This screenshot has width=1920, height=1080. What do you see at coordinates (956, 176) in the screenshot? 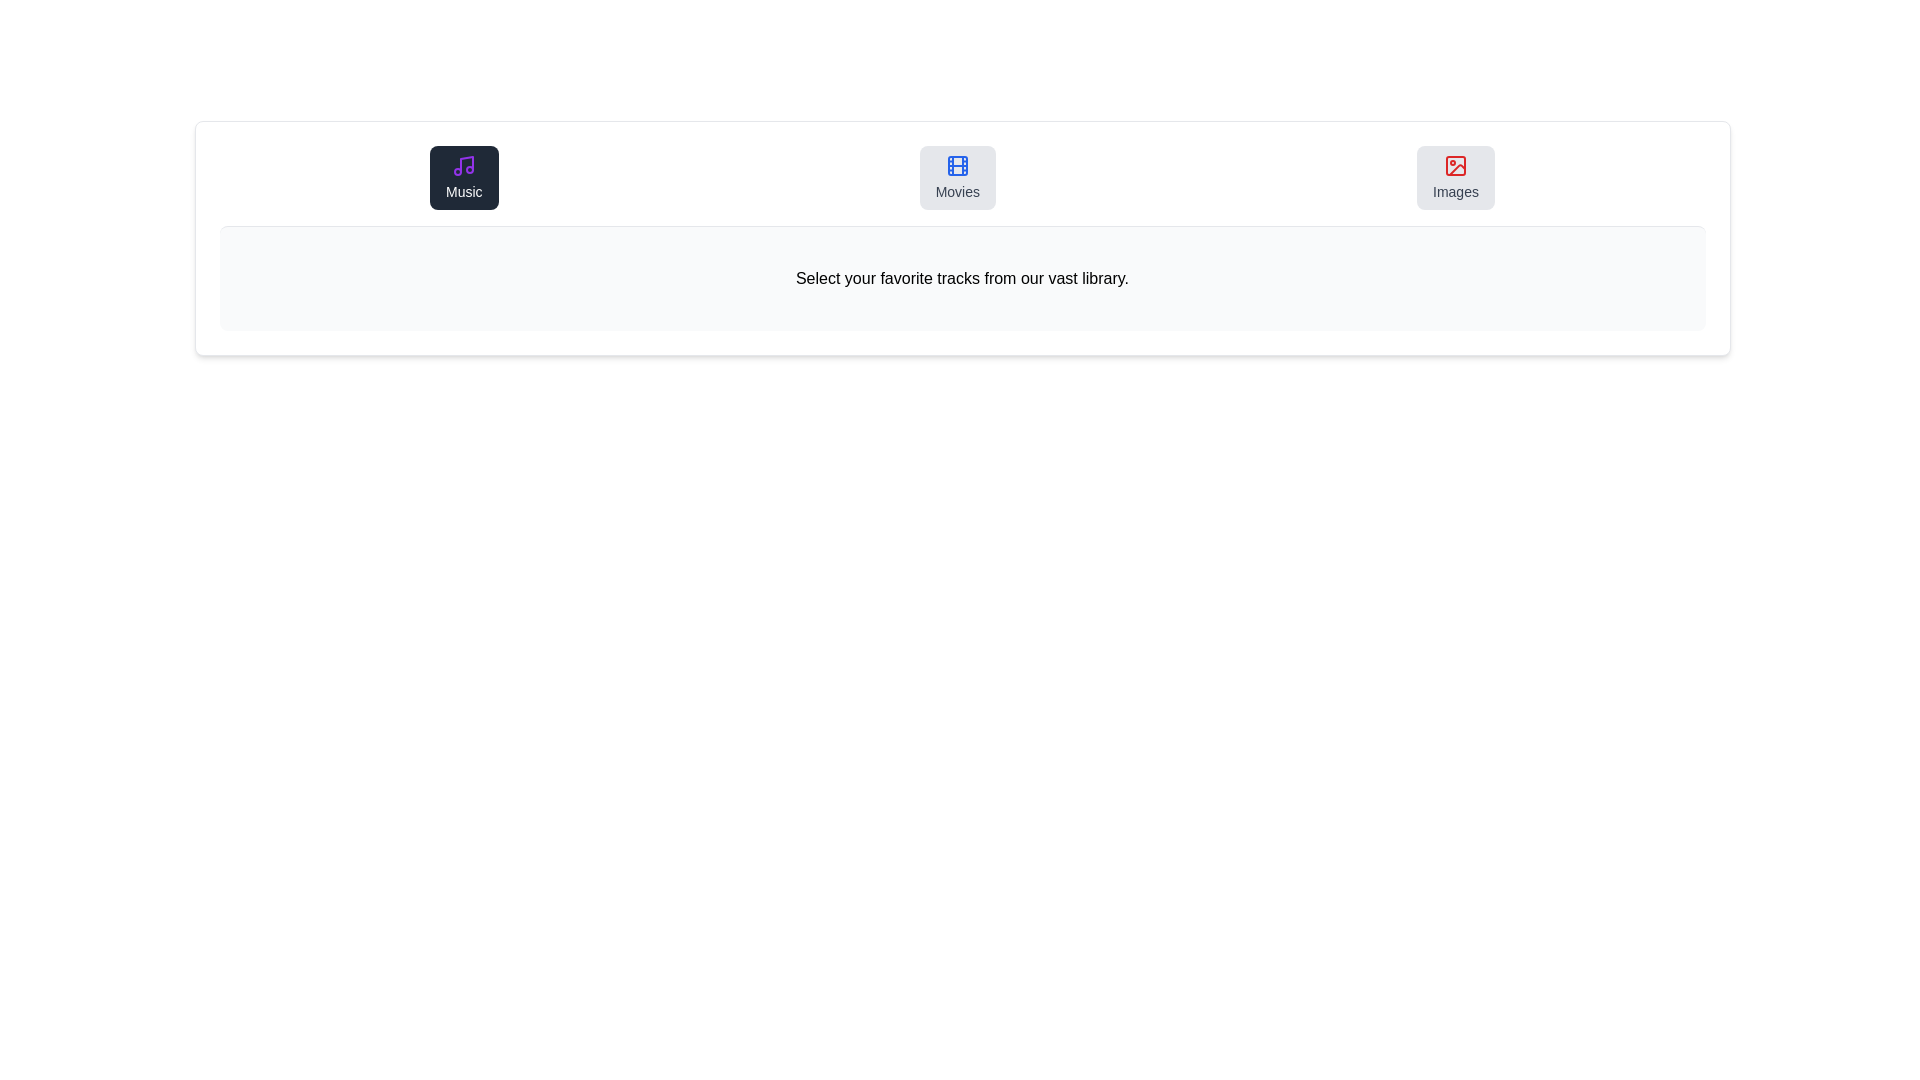
I see `the Movies tab to switch to the corresponding category` at bounding box center [956, 176].